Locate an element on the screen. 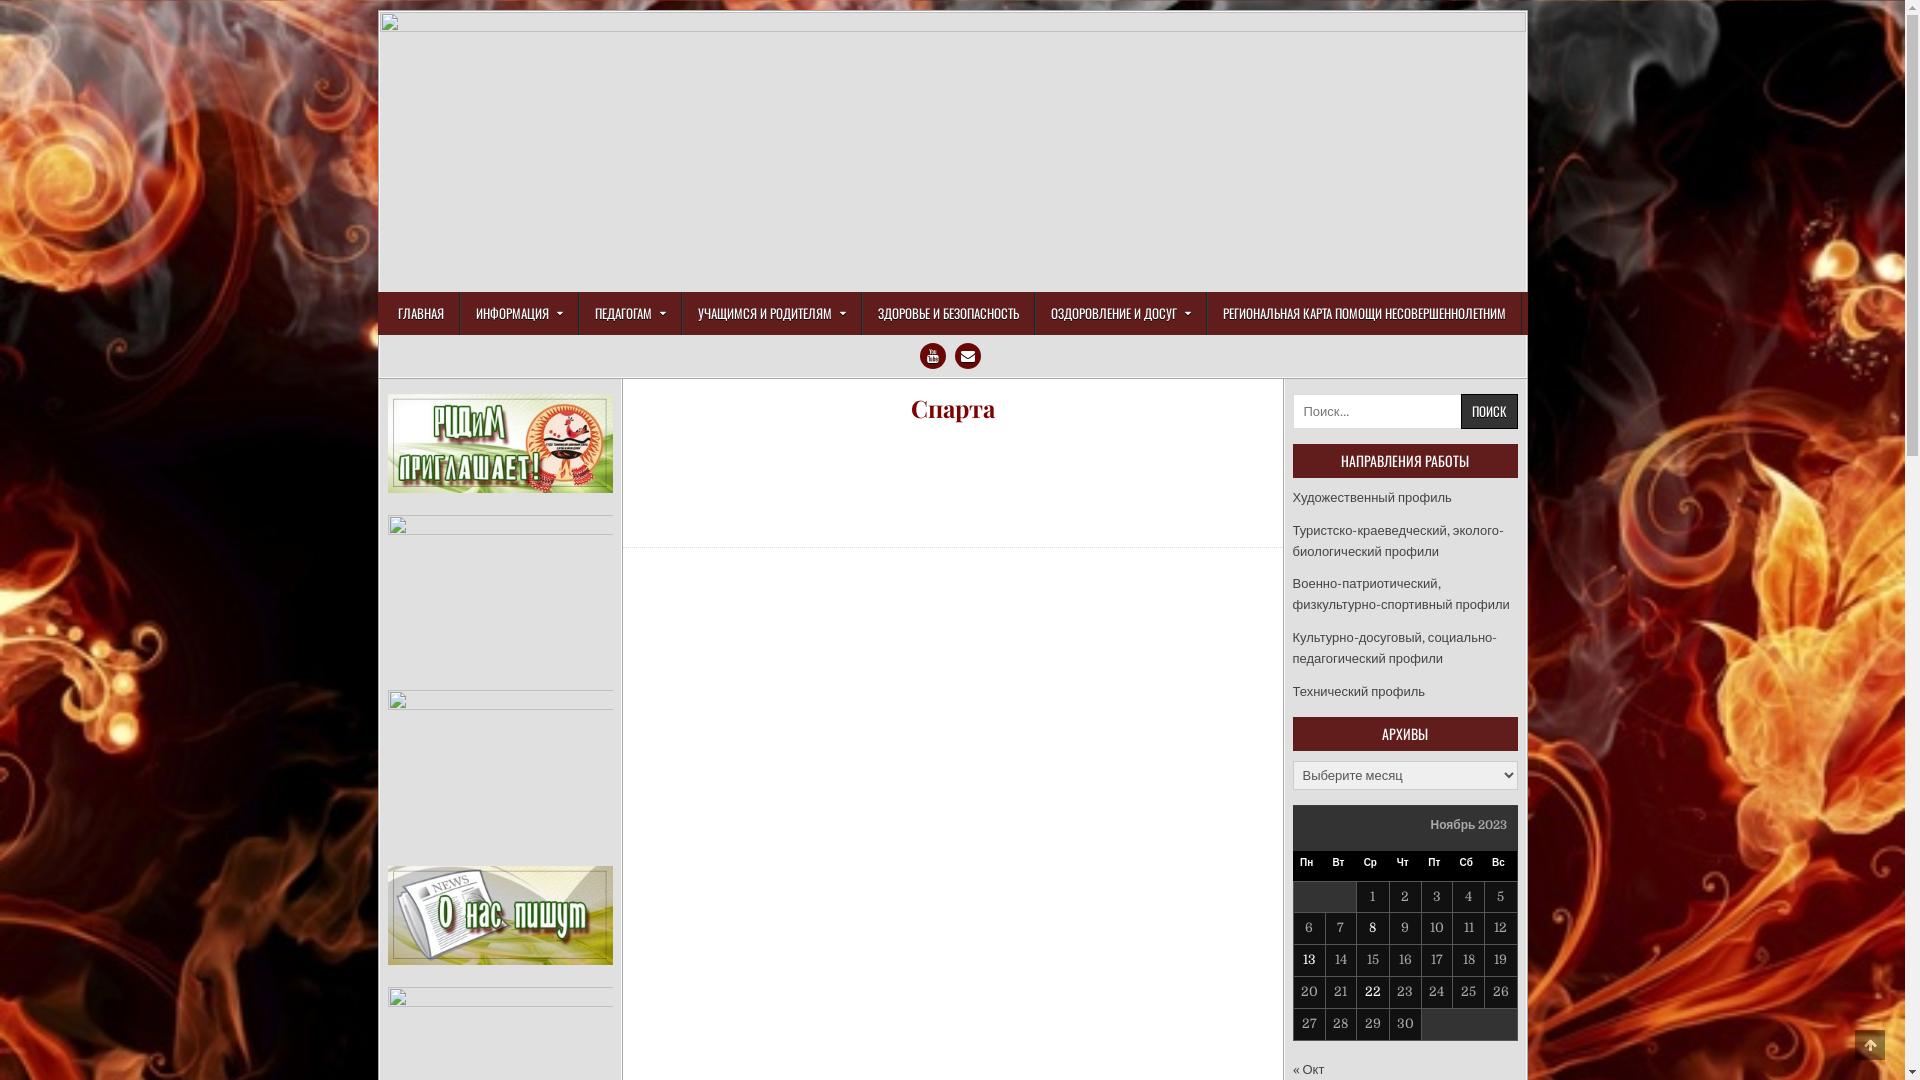  '8' is located at coordinates (1371, 927).